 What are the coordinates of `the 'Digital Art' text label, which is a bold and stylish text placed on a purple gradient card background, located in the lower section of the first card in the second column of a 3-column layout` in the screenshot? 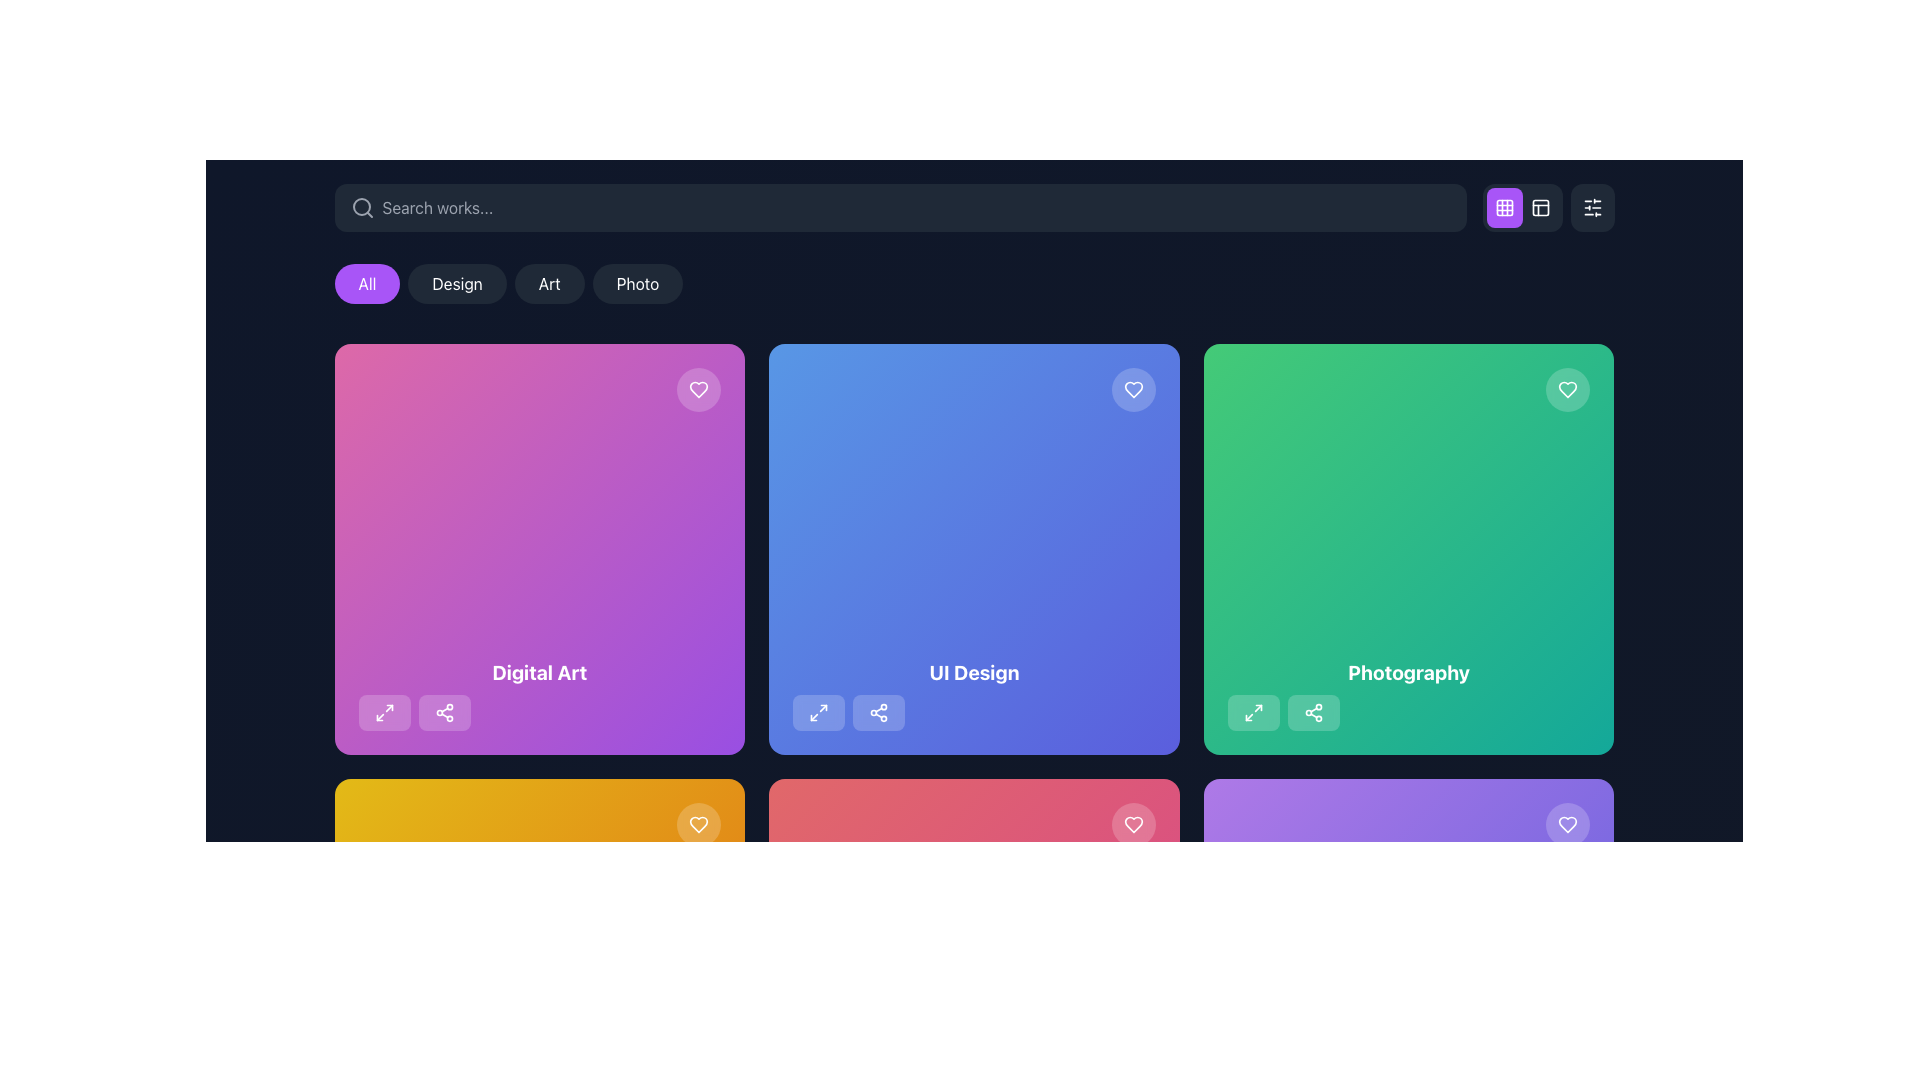 It's located at (539, 672).